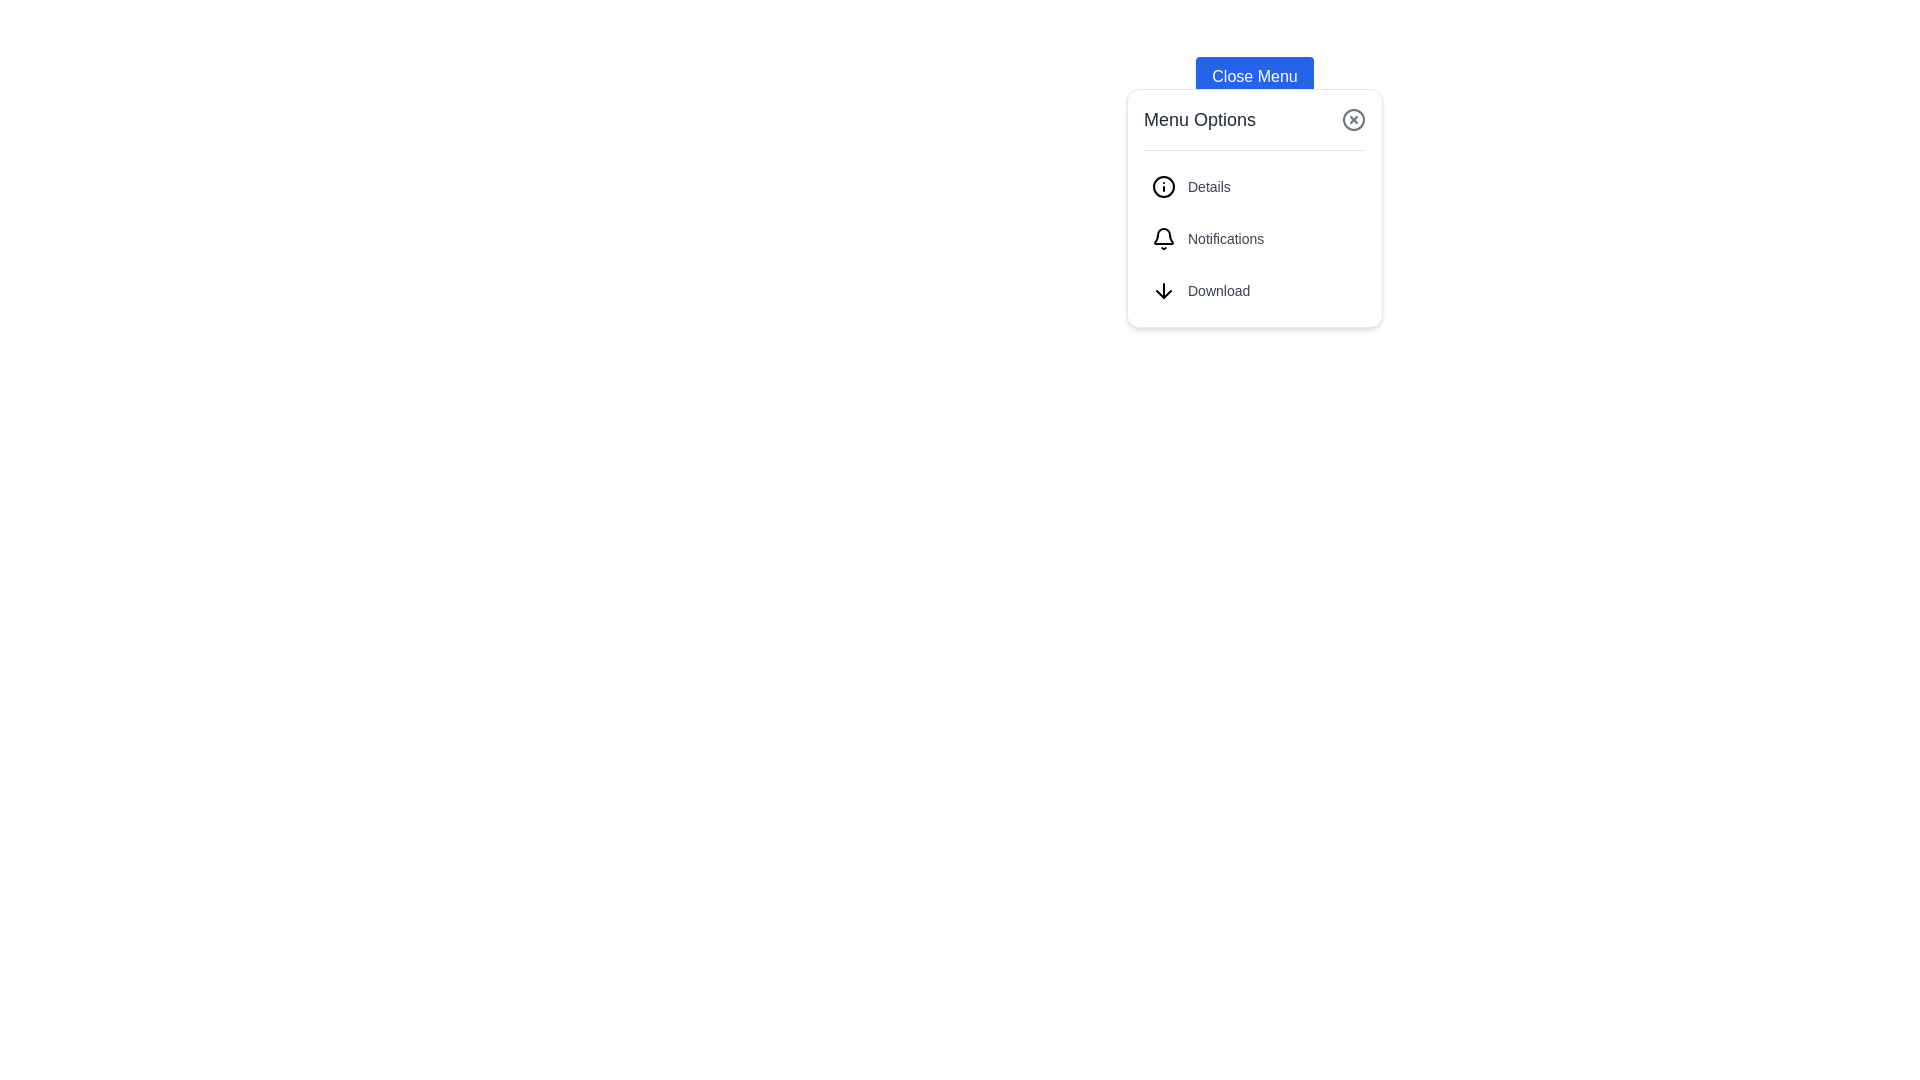 The image size is (1920, 1080). I want to click on the notification icon located immediately to the left of the 'Notifications' text label in the second row of the drop-down menu, so click(1163, 238).